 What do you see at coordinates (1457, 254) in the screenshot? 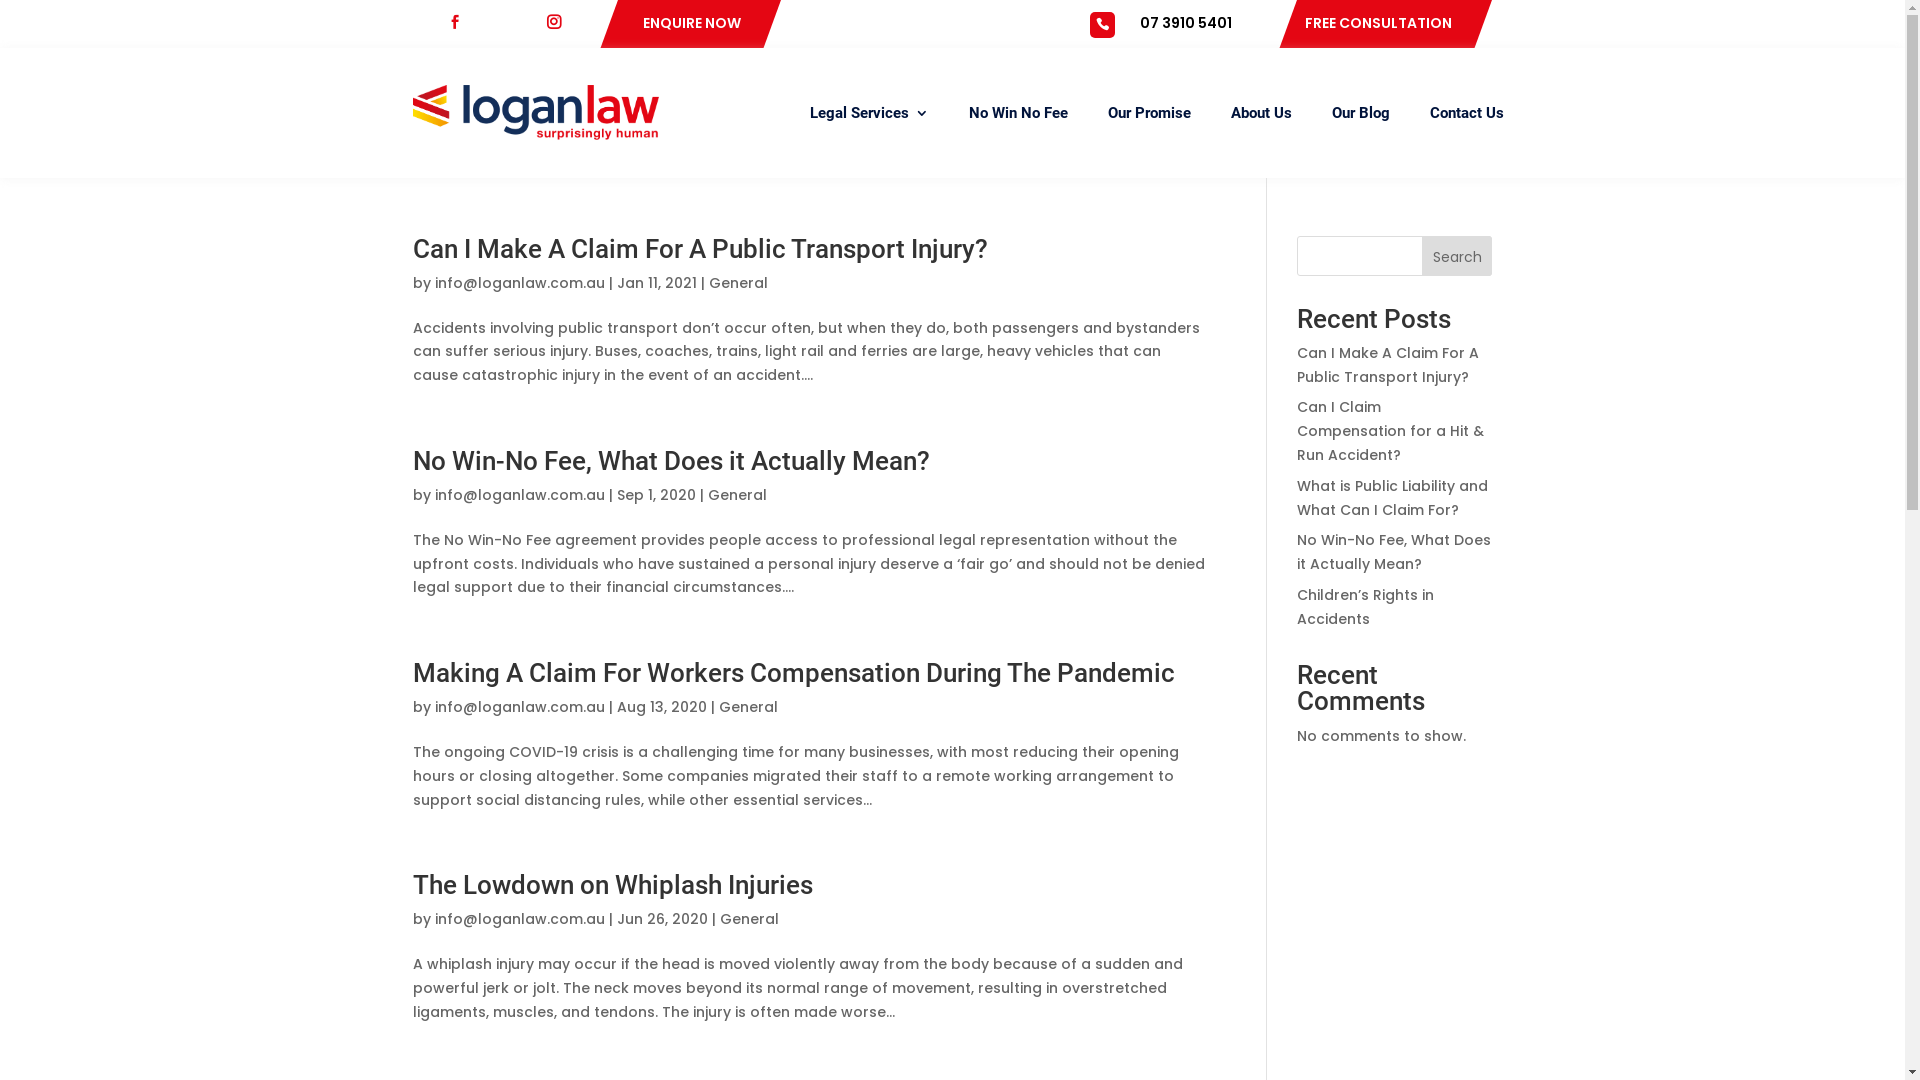
I see `'Search'` at bounding box center [1457, 254].